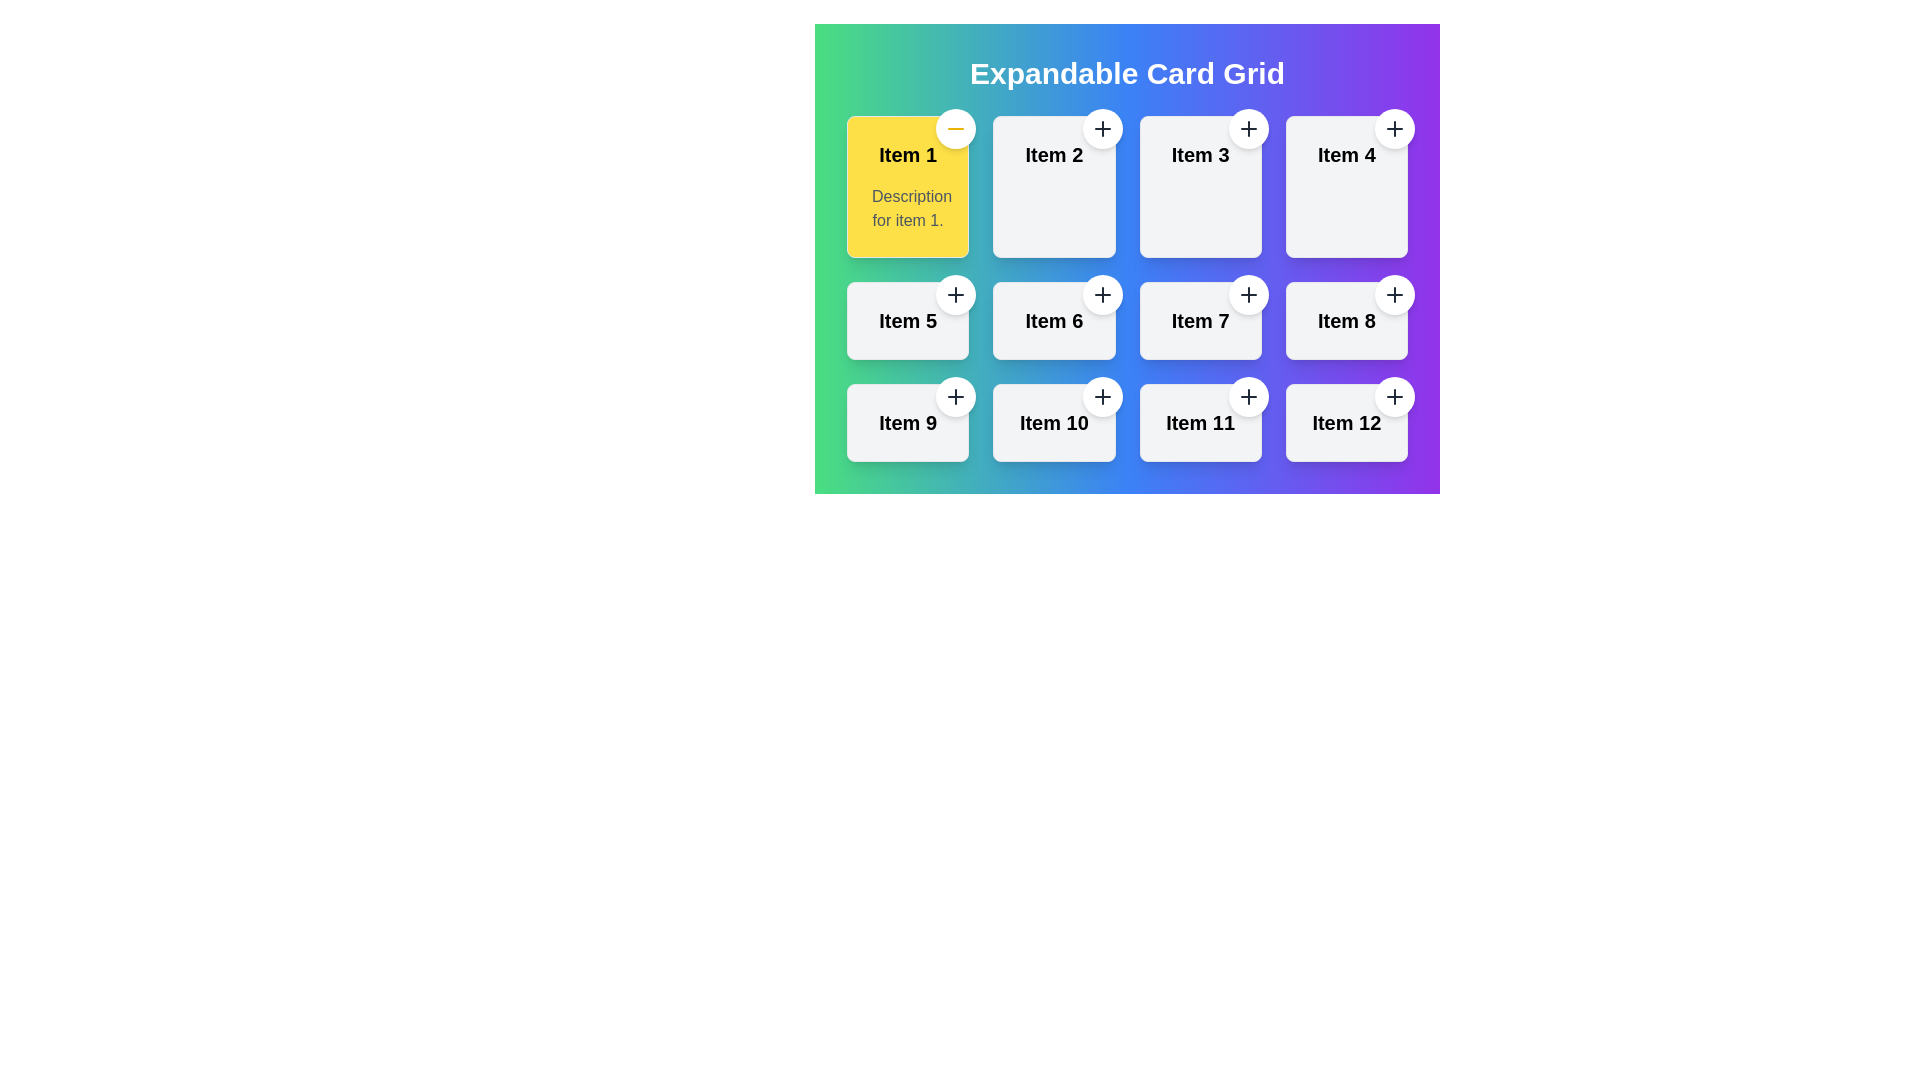 This screenshot has height=1080, width=1920. What do you see at coordinates (1101, 397) in the screenshot?
I see `the button located at the top-right corner of the card labeled 'Item 10'` at bounding box center [1101, 397].